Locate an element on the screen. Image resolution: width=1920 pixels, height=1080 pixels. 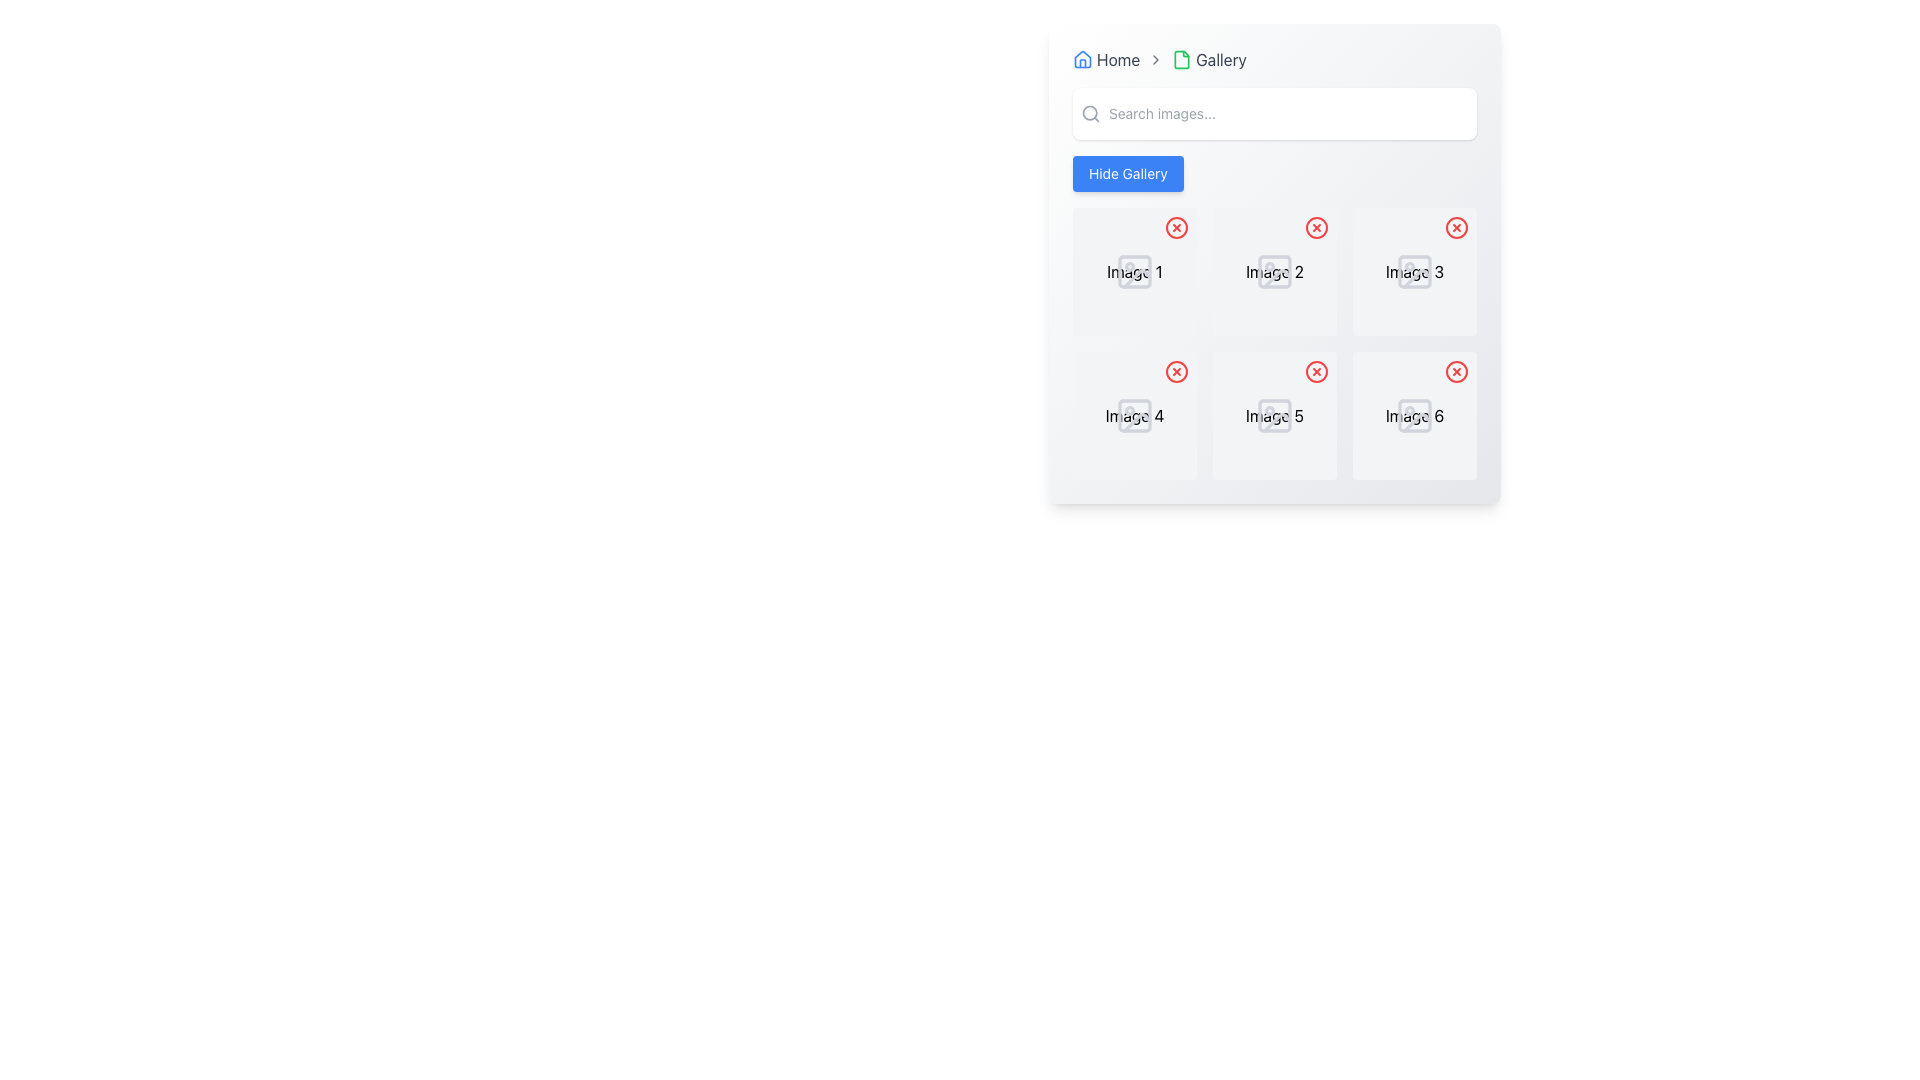
the associated image details for the Text label indicating 'Image 1', located at the top-left corner of the gallery section is located at coordinates (1134, 272).